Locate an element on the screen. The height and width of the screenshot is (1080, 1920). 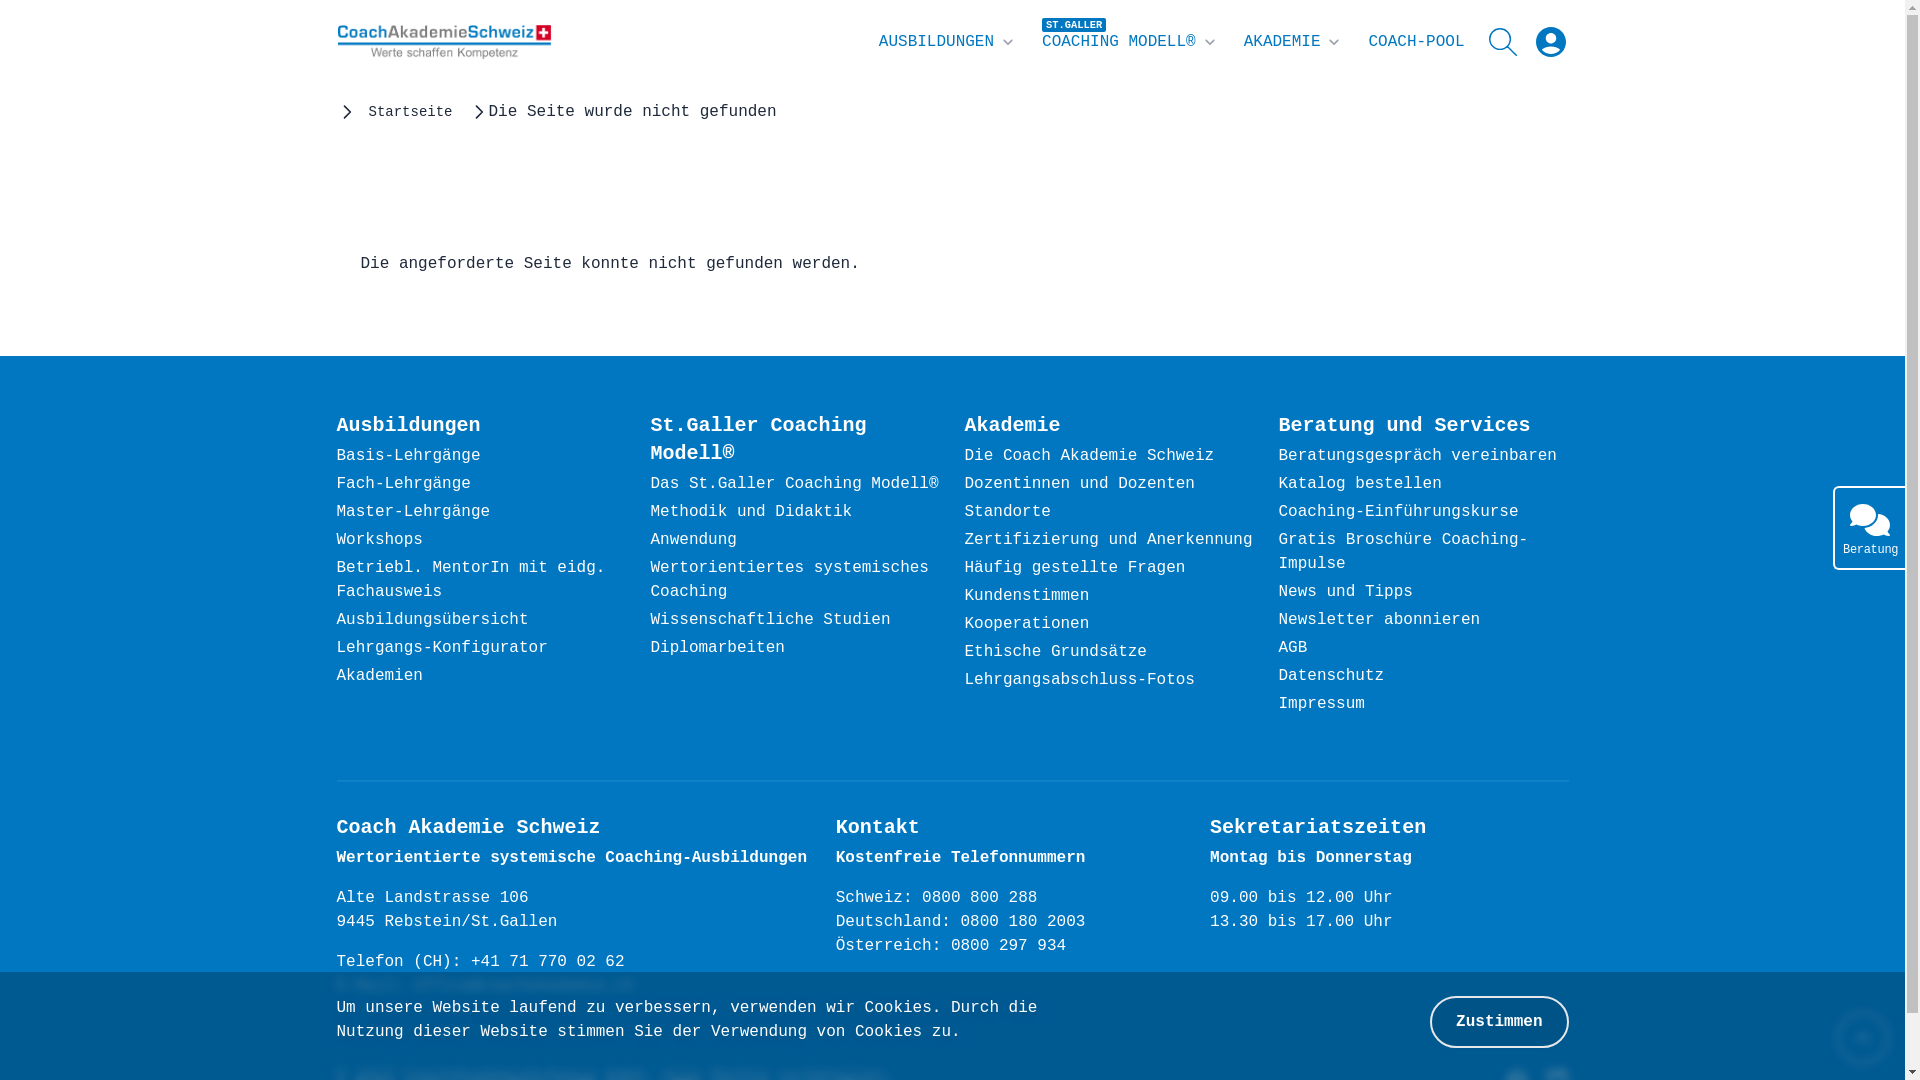
'Beratung' is located at coordinates (1867, 527).